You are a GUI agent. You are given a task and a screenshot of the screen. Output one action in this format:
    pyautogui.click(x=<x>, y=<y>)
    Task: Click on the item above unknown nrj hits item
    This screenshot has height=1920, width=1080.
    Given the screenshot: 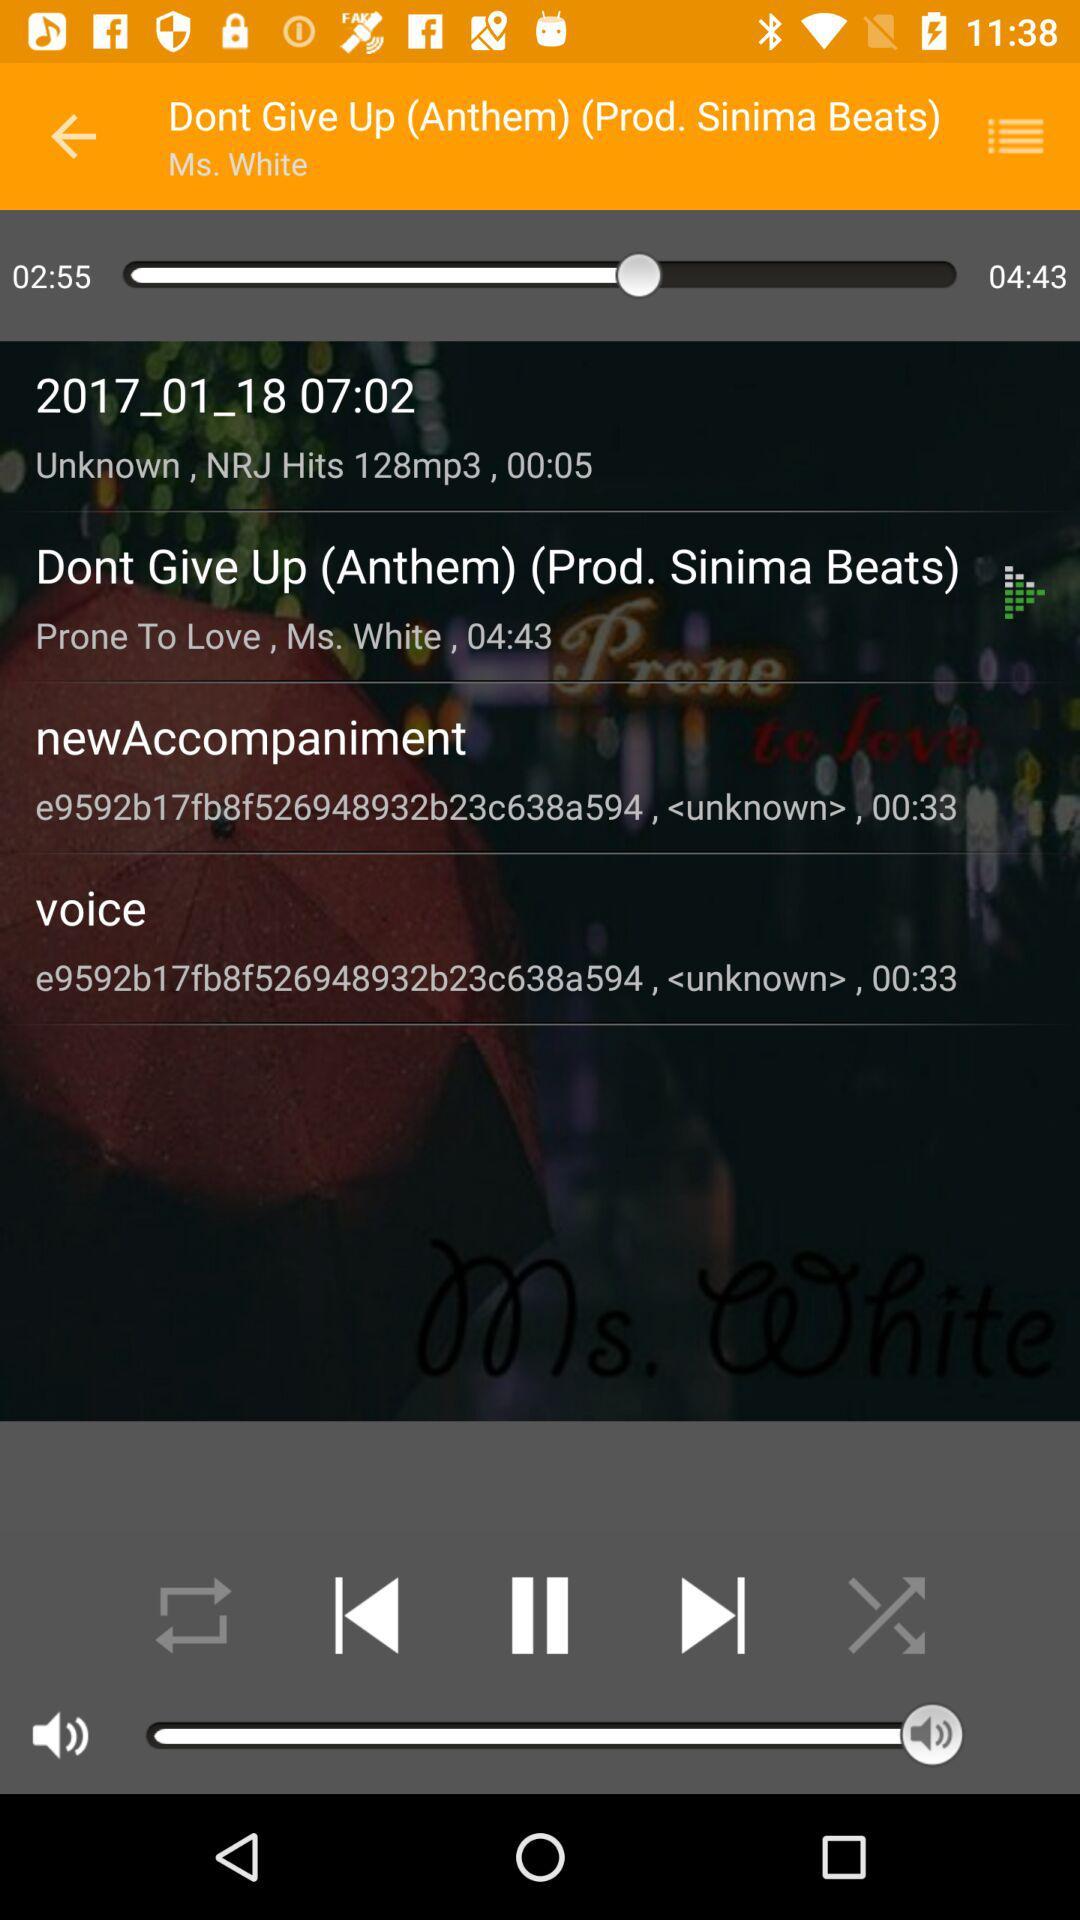 What is the action you would take?
    pyautogui.click(x=540, y=394)
    